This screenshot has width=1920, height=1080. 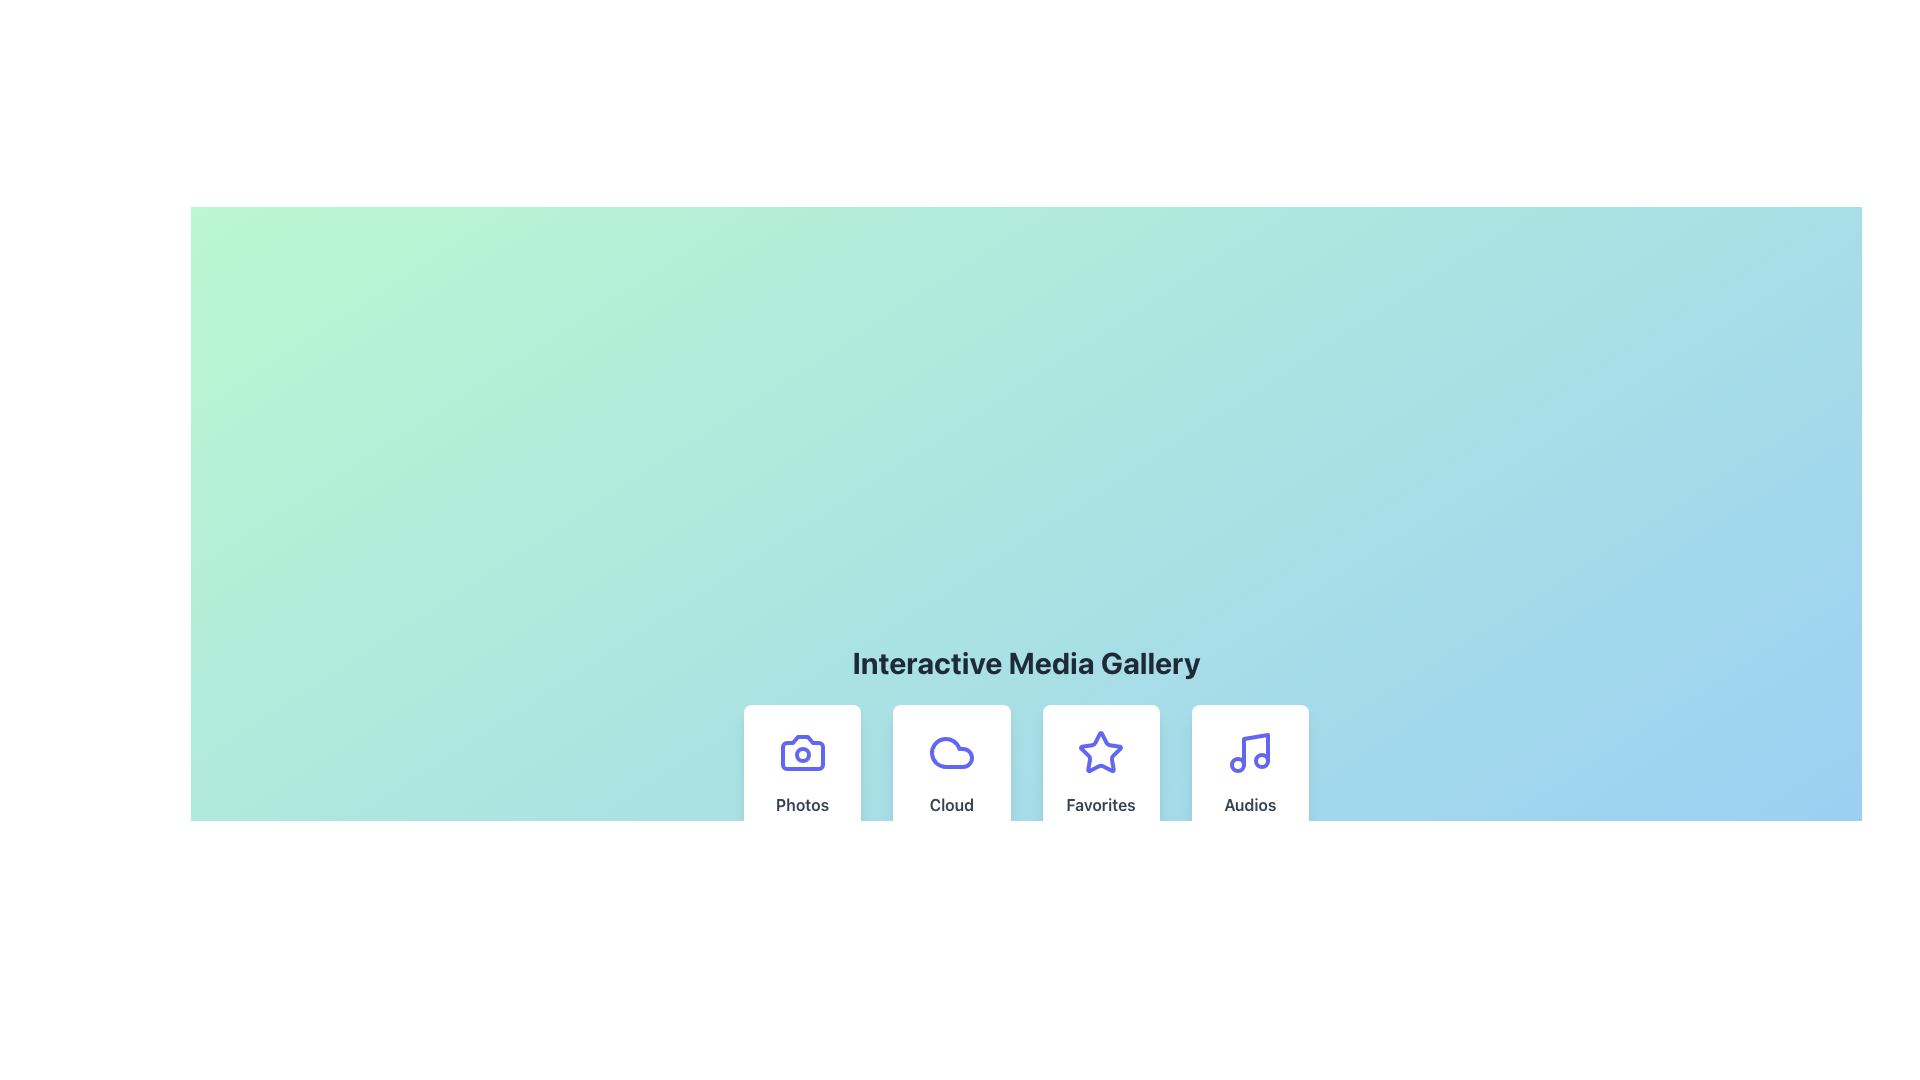 What do you see at coordinates (1261, 760) in the screenshot?
I see `the small circle that is part of the 'Audios' section icon, located at the rightmost position among the four icons in the bottom row` at bounding box center [1261, 760].